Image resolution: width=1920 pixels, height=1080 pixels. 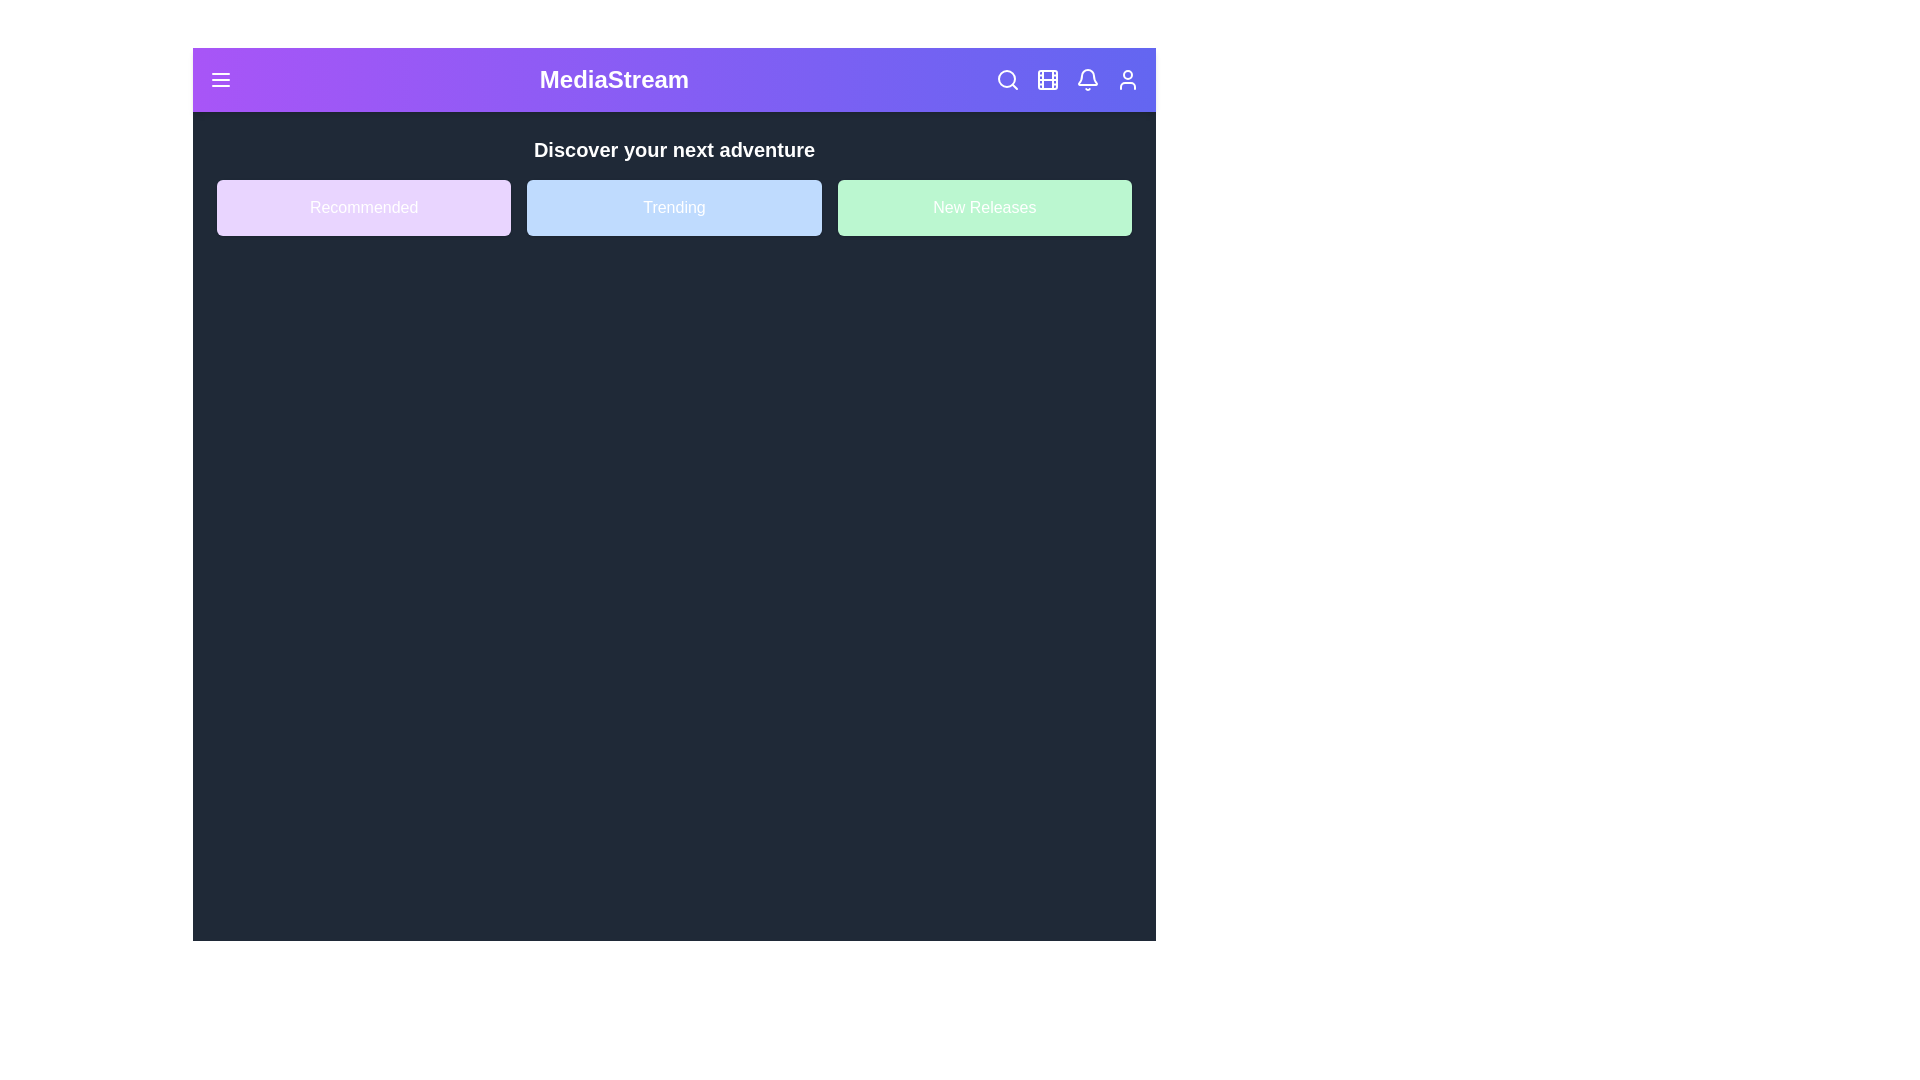 What do you see at coordinates (674, 79) in the screenshot?
I see `the header gradient to explore its visual design` at bounding box center [674, 79].